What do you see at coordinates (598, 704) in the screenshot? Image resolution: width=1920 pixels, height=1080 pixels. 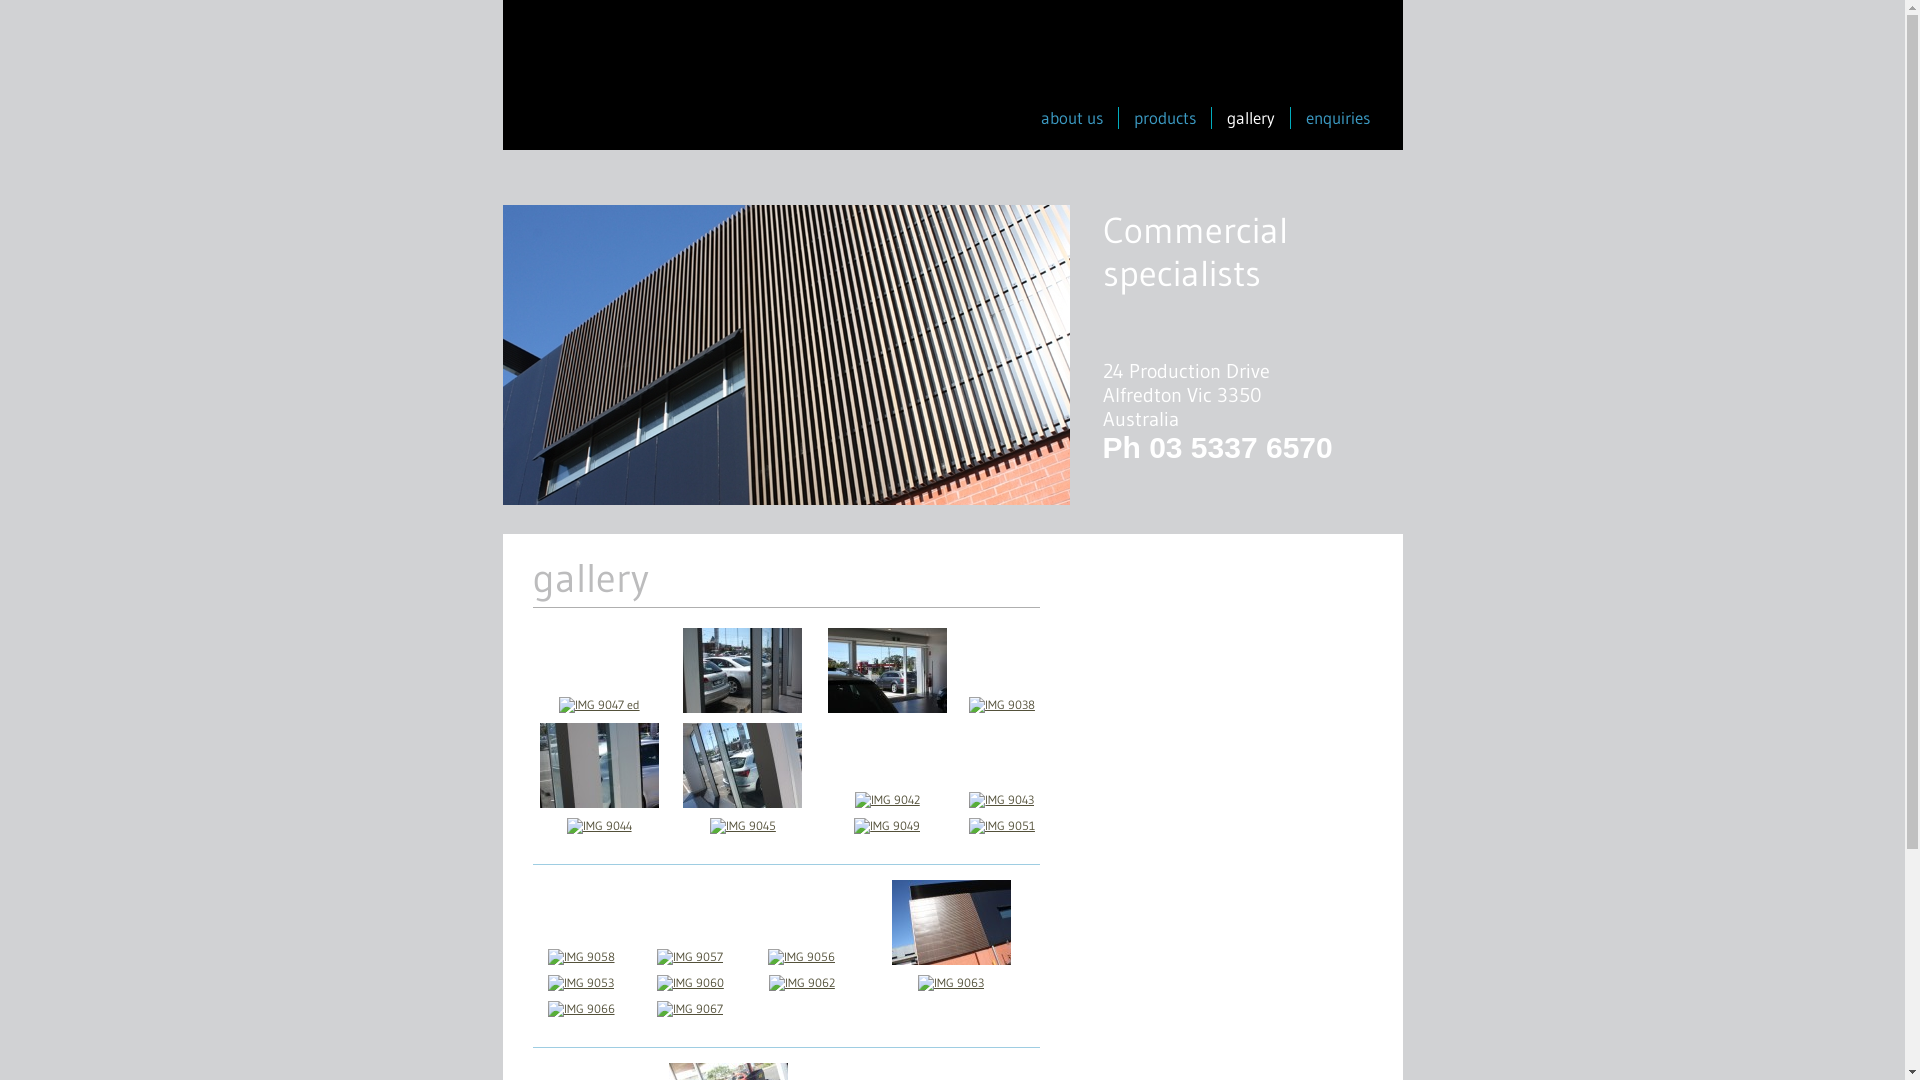 I see `'IMG 9047 ed'` at bounding box center [598, 704].